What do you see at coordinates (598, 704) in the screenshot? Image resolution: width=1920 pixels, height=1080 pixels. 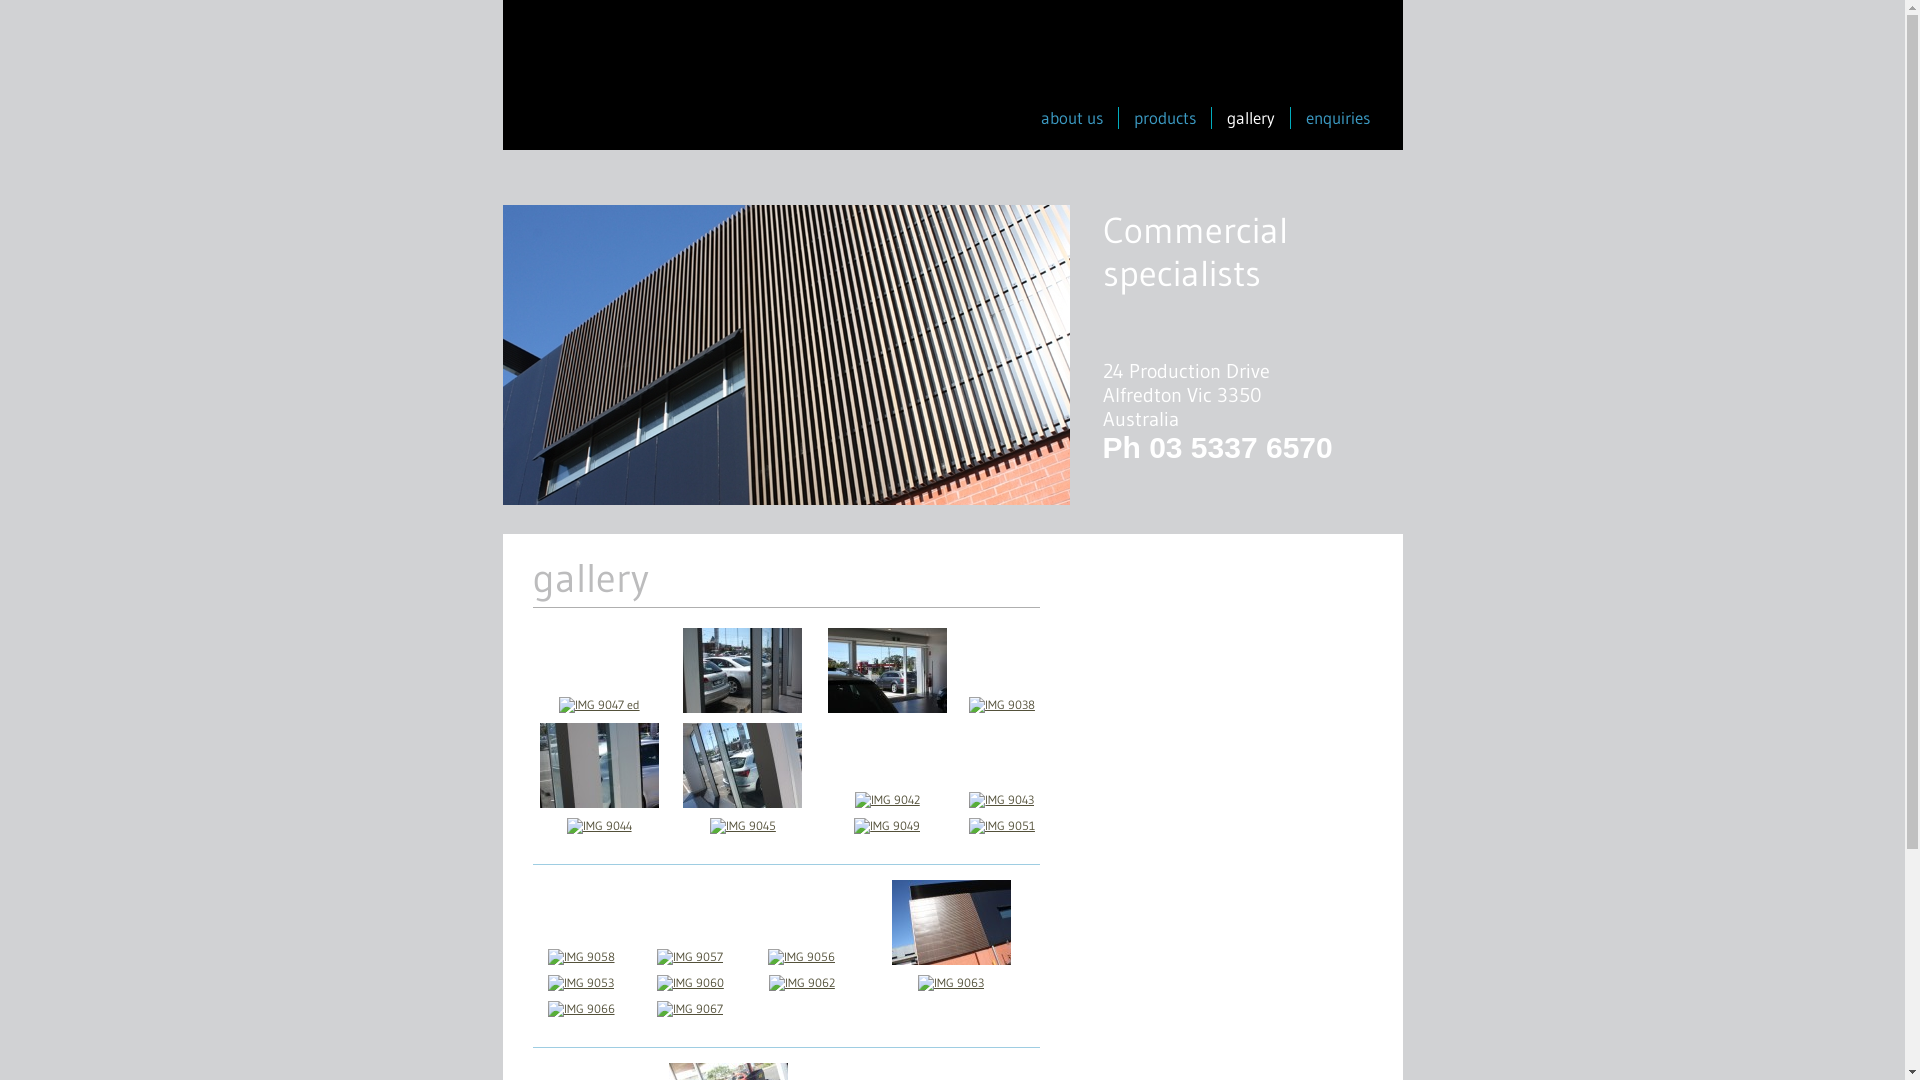 I see `'IMG 9047 ed'` at bounding box center [598, 704].